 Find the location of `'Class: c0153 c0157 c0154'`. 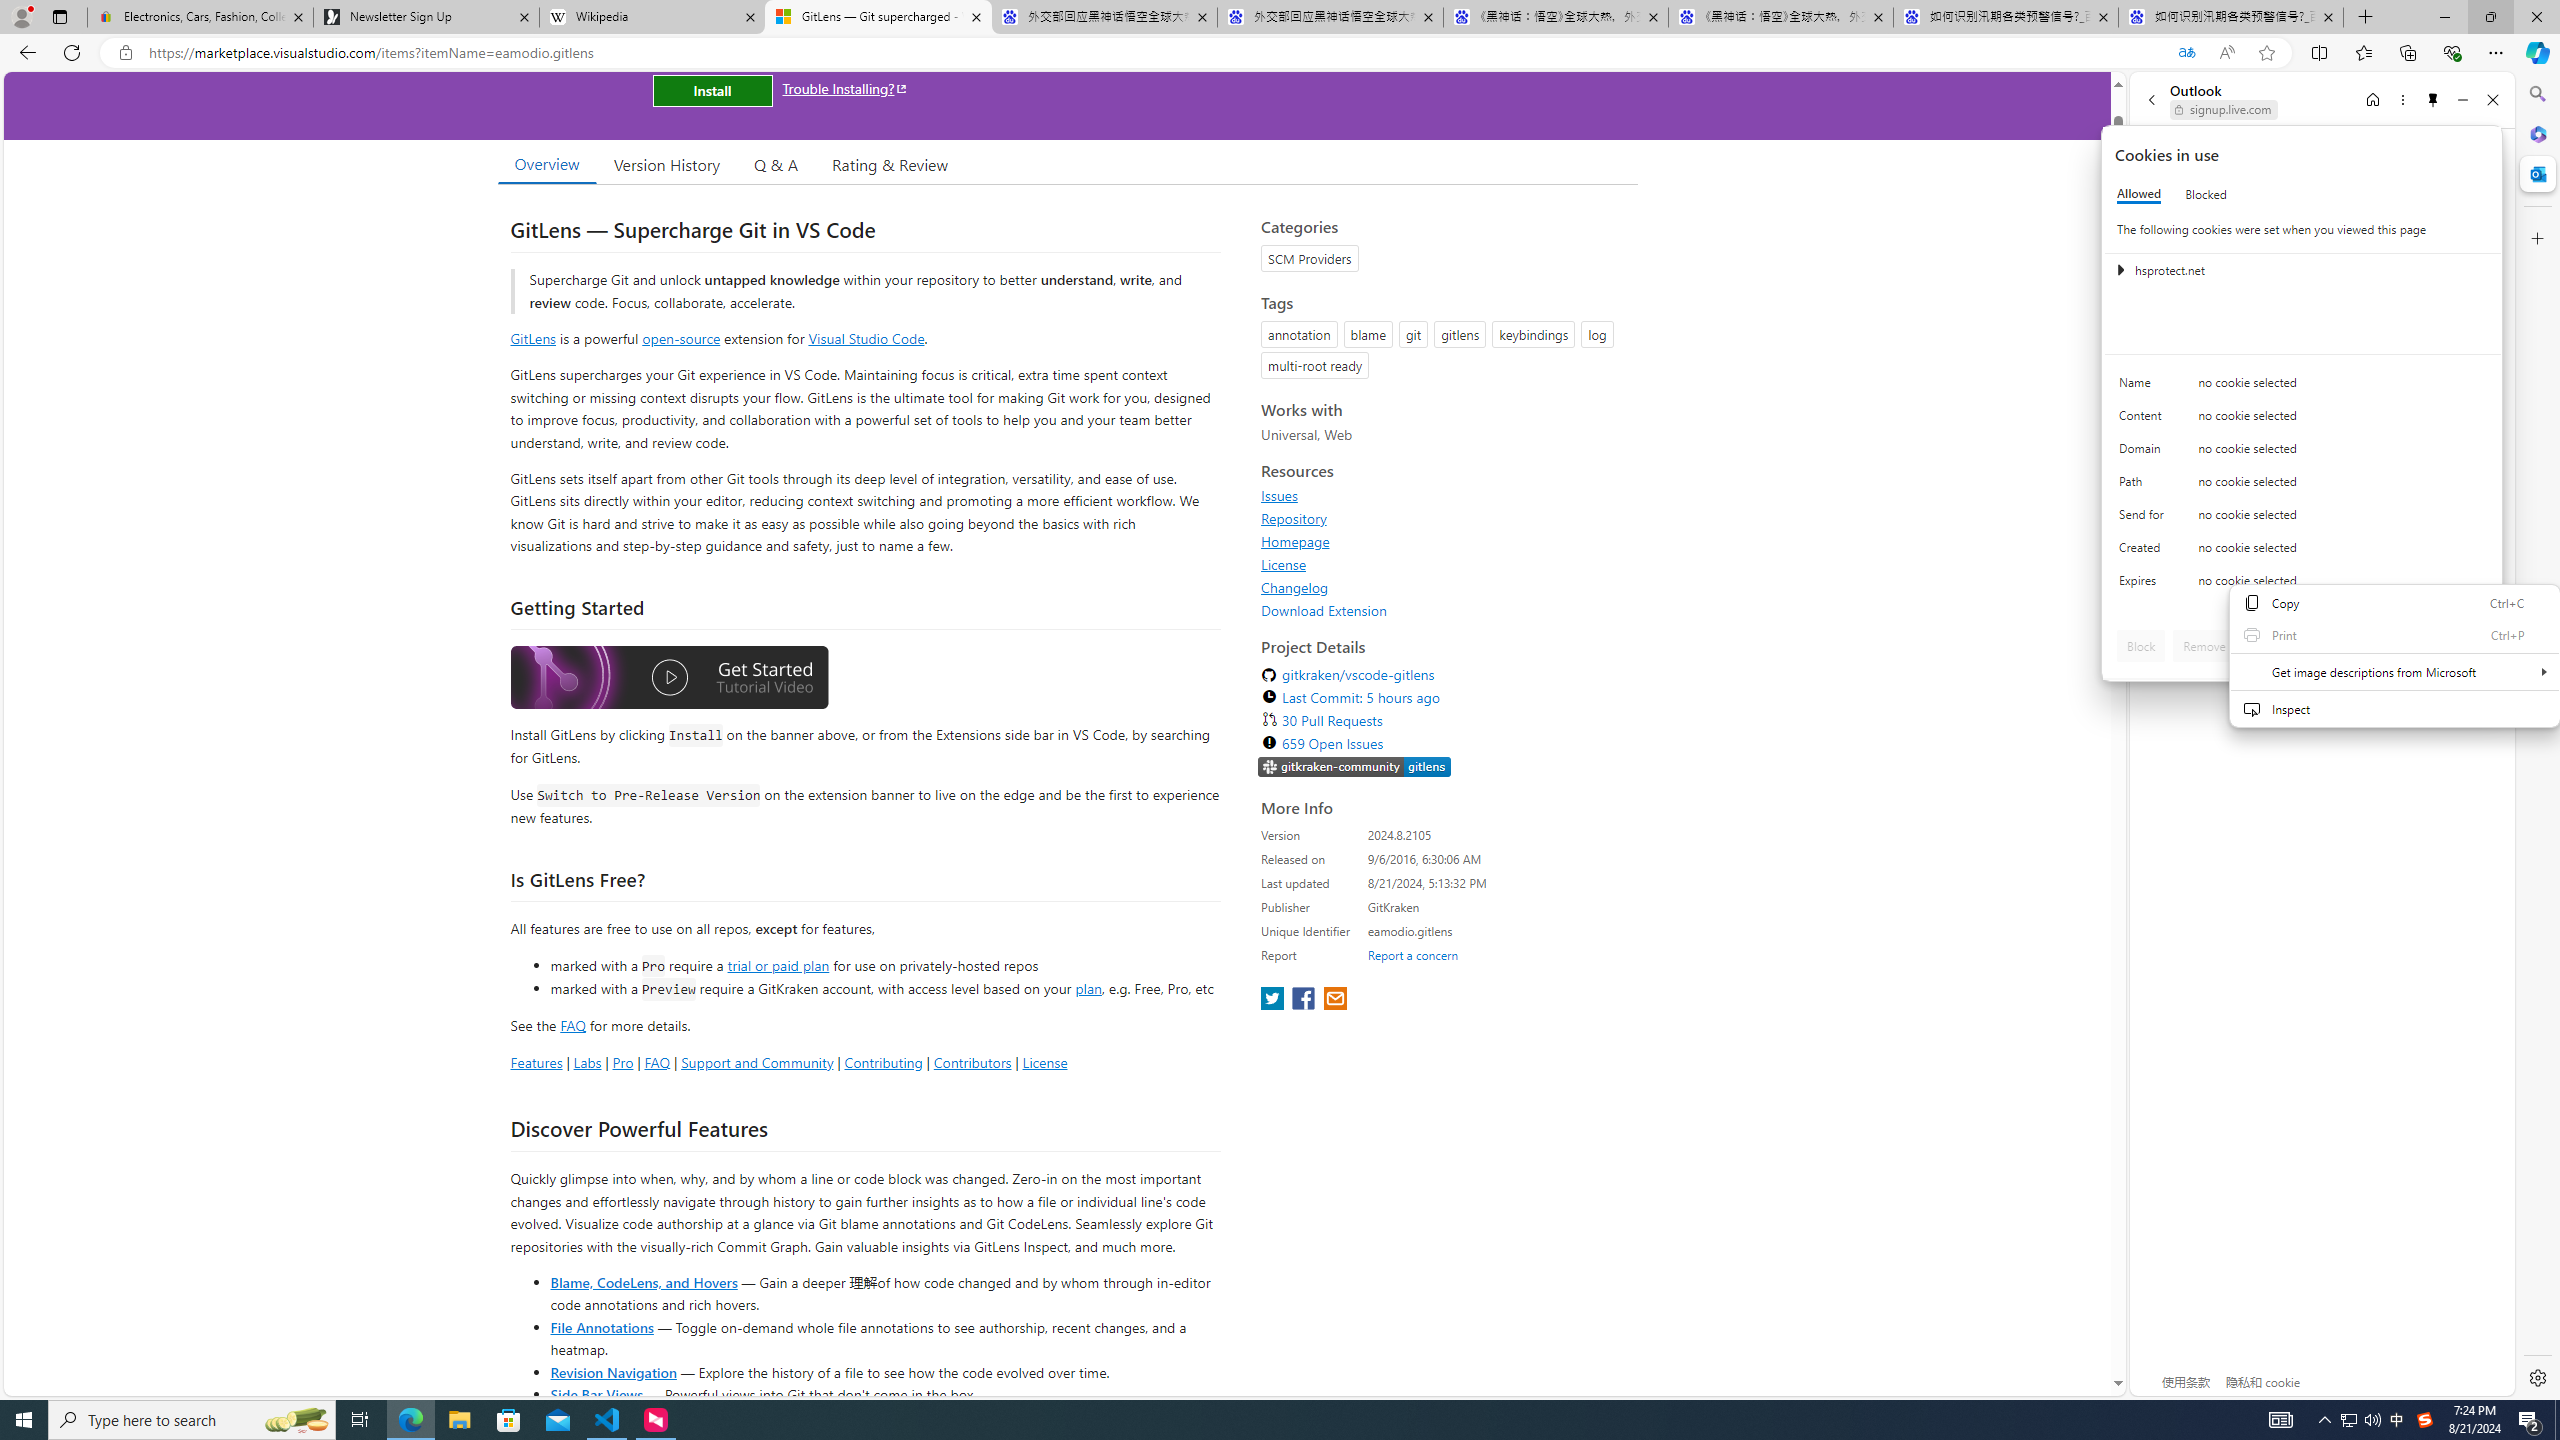

'Class: c0153 c0157 c0154' is located at coordinates (2302, 387).